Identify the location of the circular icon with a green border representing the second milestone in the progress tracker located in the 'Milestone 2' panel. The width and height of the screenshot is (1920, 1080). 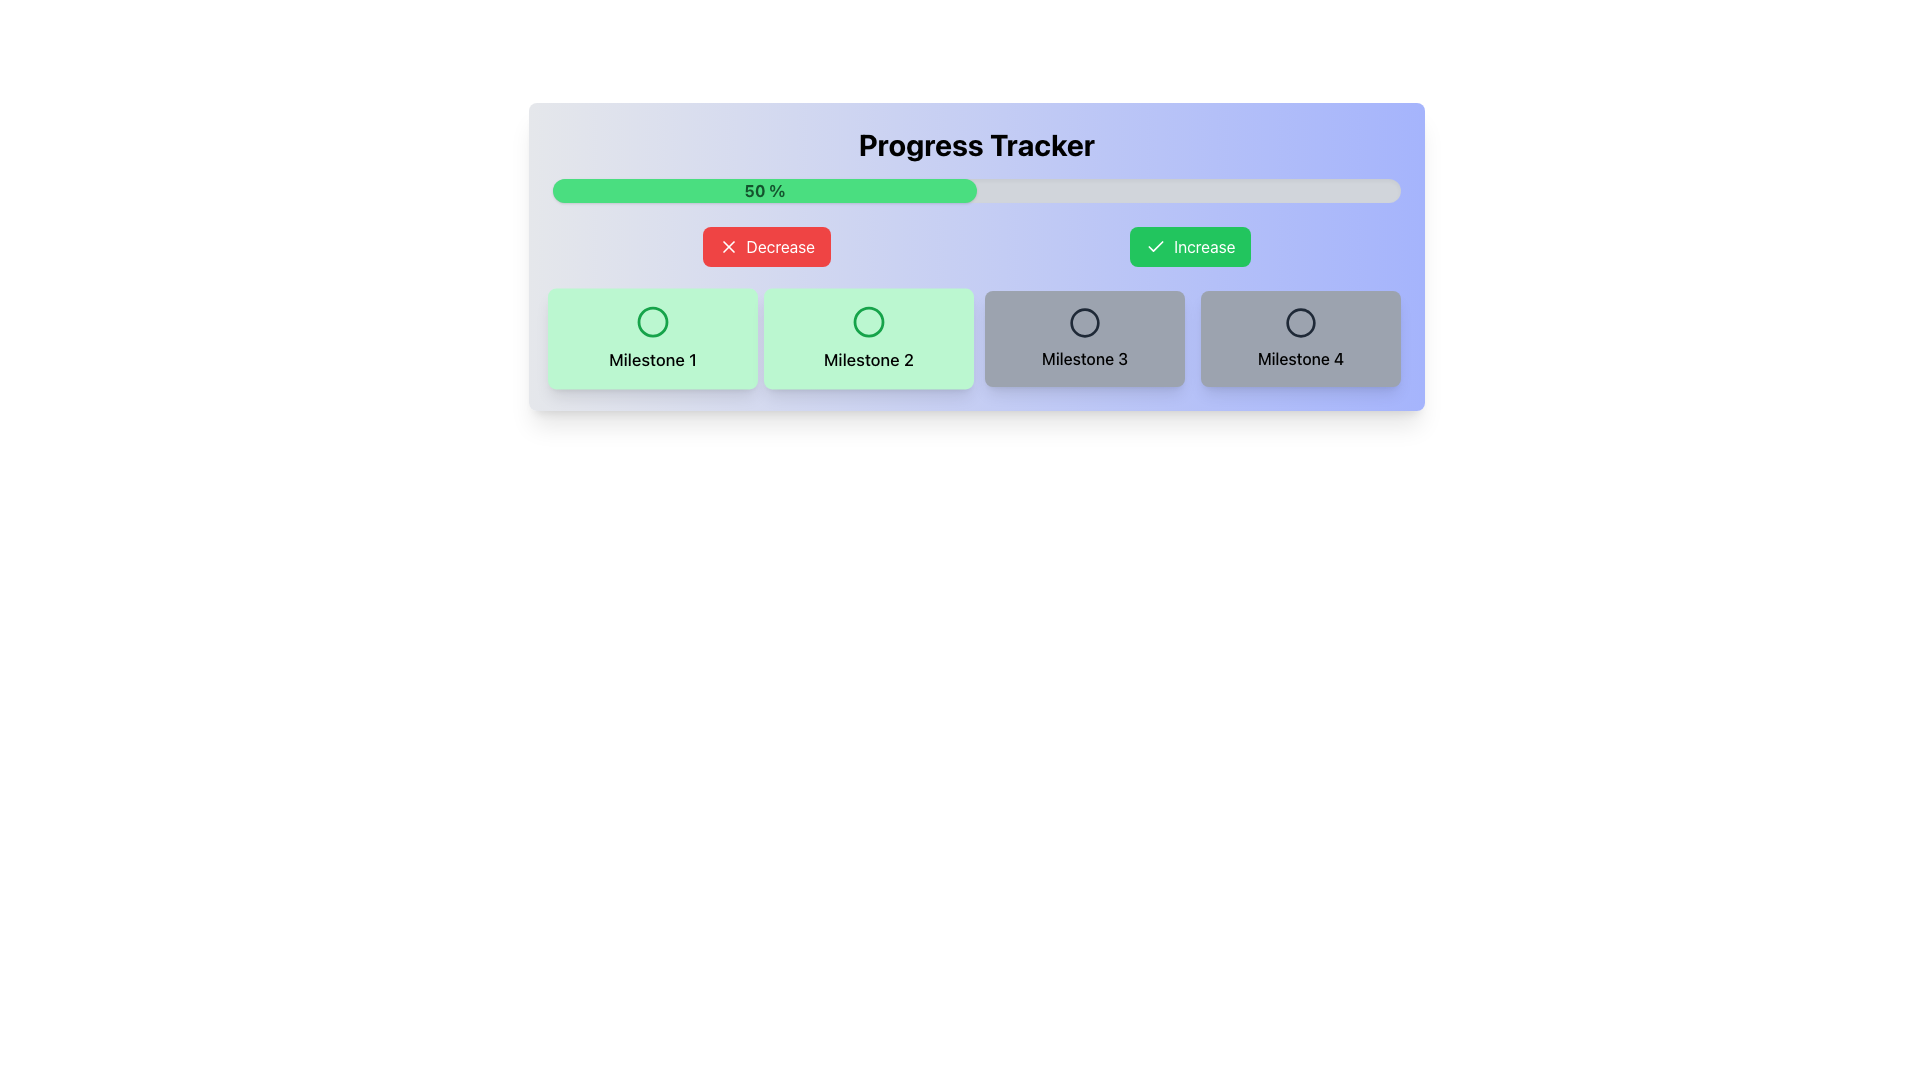
(868, 320).